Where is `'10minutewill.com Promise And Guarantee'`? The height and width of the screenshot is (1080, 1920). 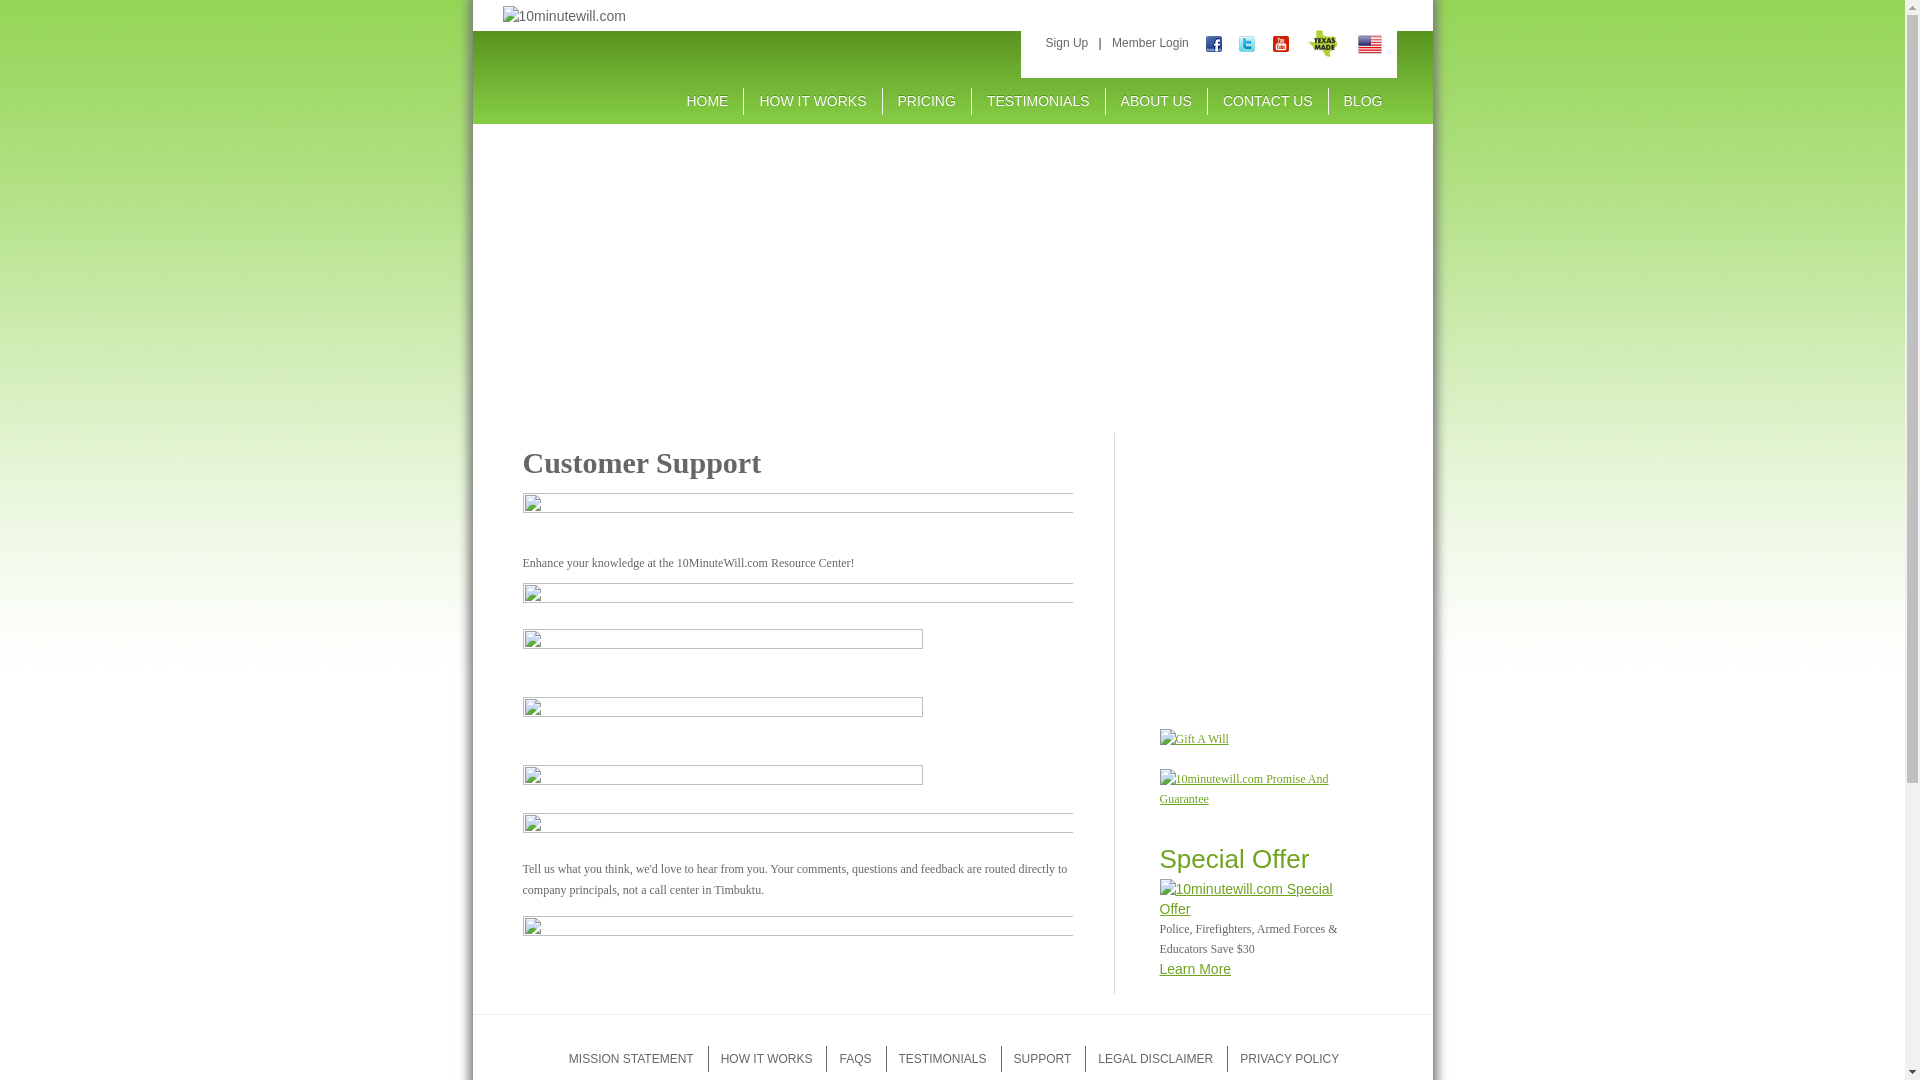
'10minutewill.com Promise And Guarantee' is located at coordinates (1253, 788).